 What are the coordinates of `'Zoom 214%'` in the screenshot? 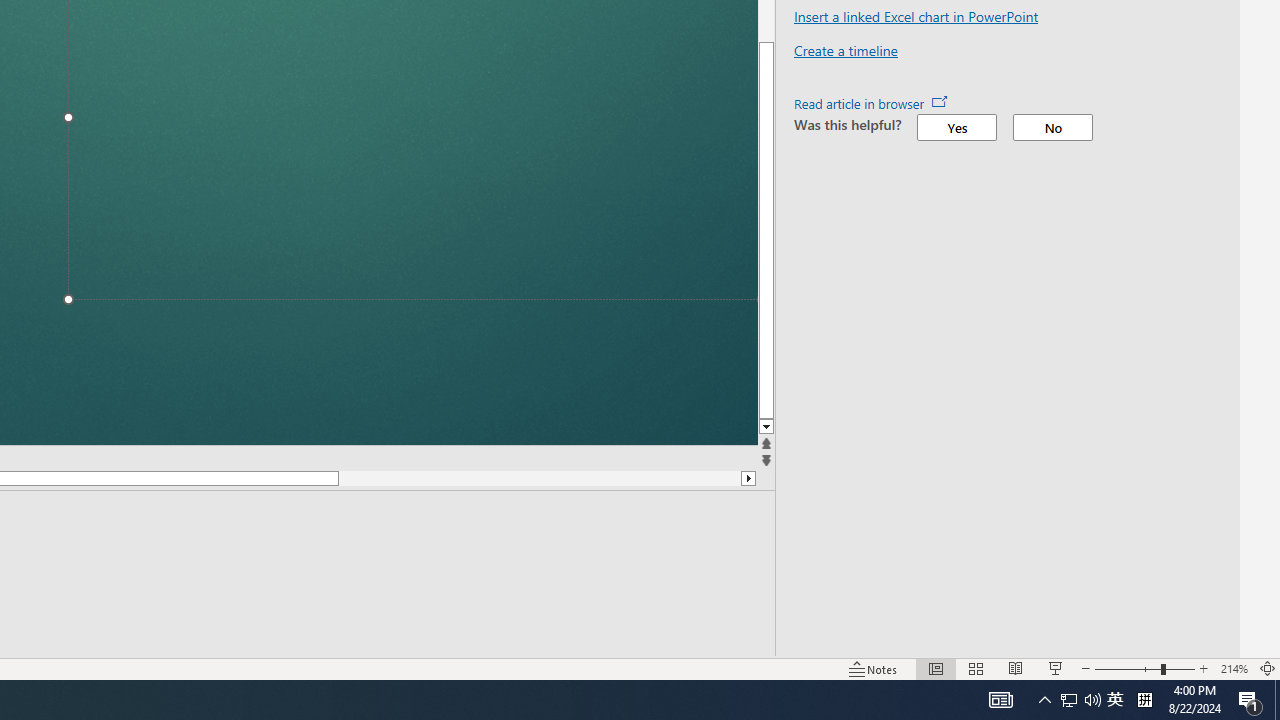 It's located at (1233, 669).